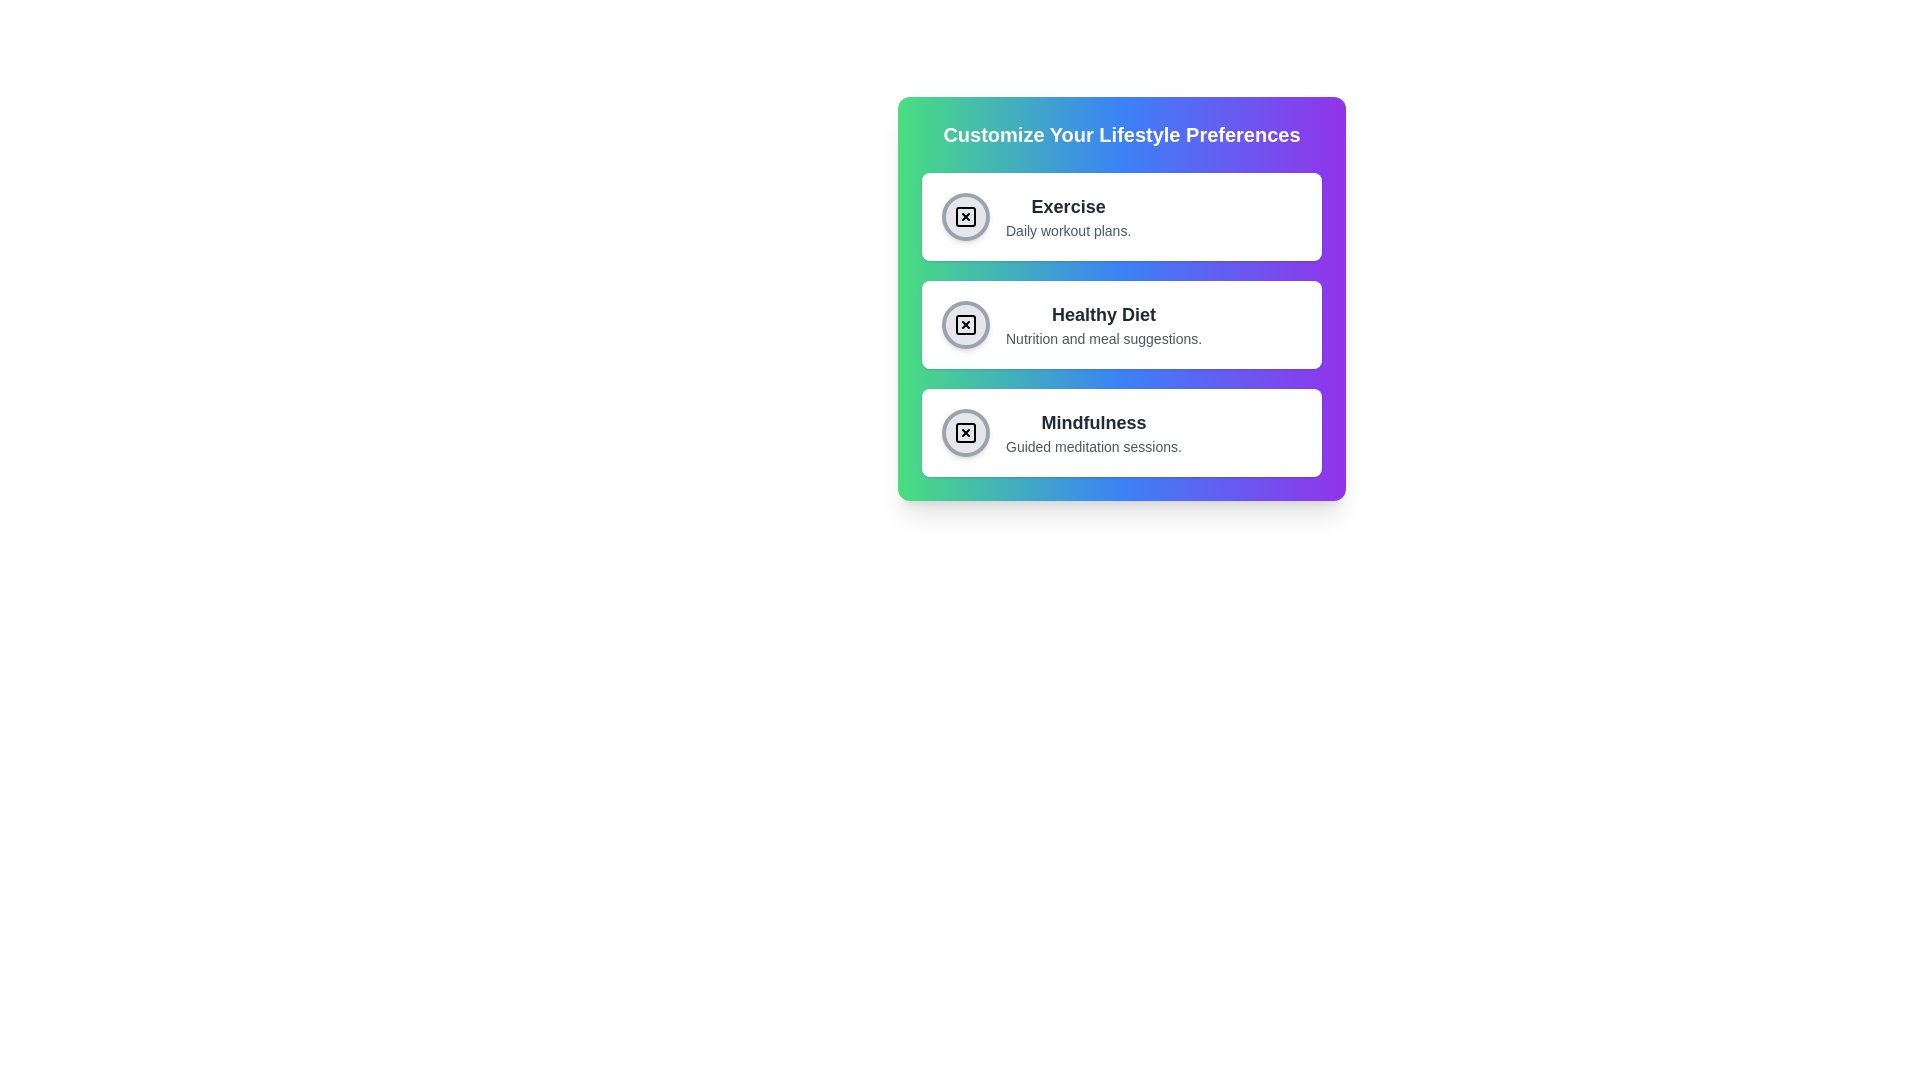  I want to click on the remove icon located to the left of the 'Exercise' row within the button-like component, so click(965, 216).